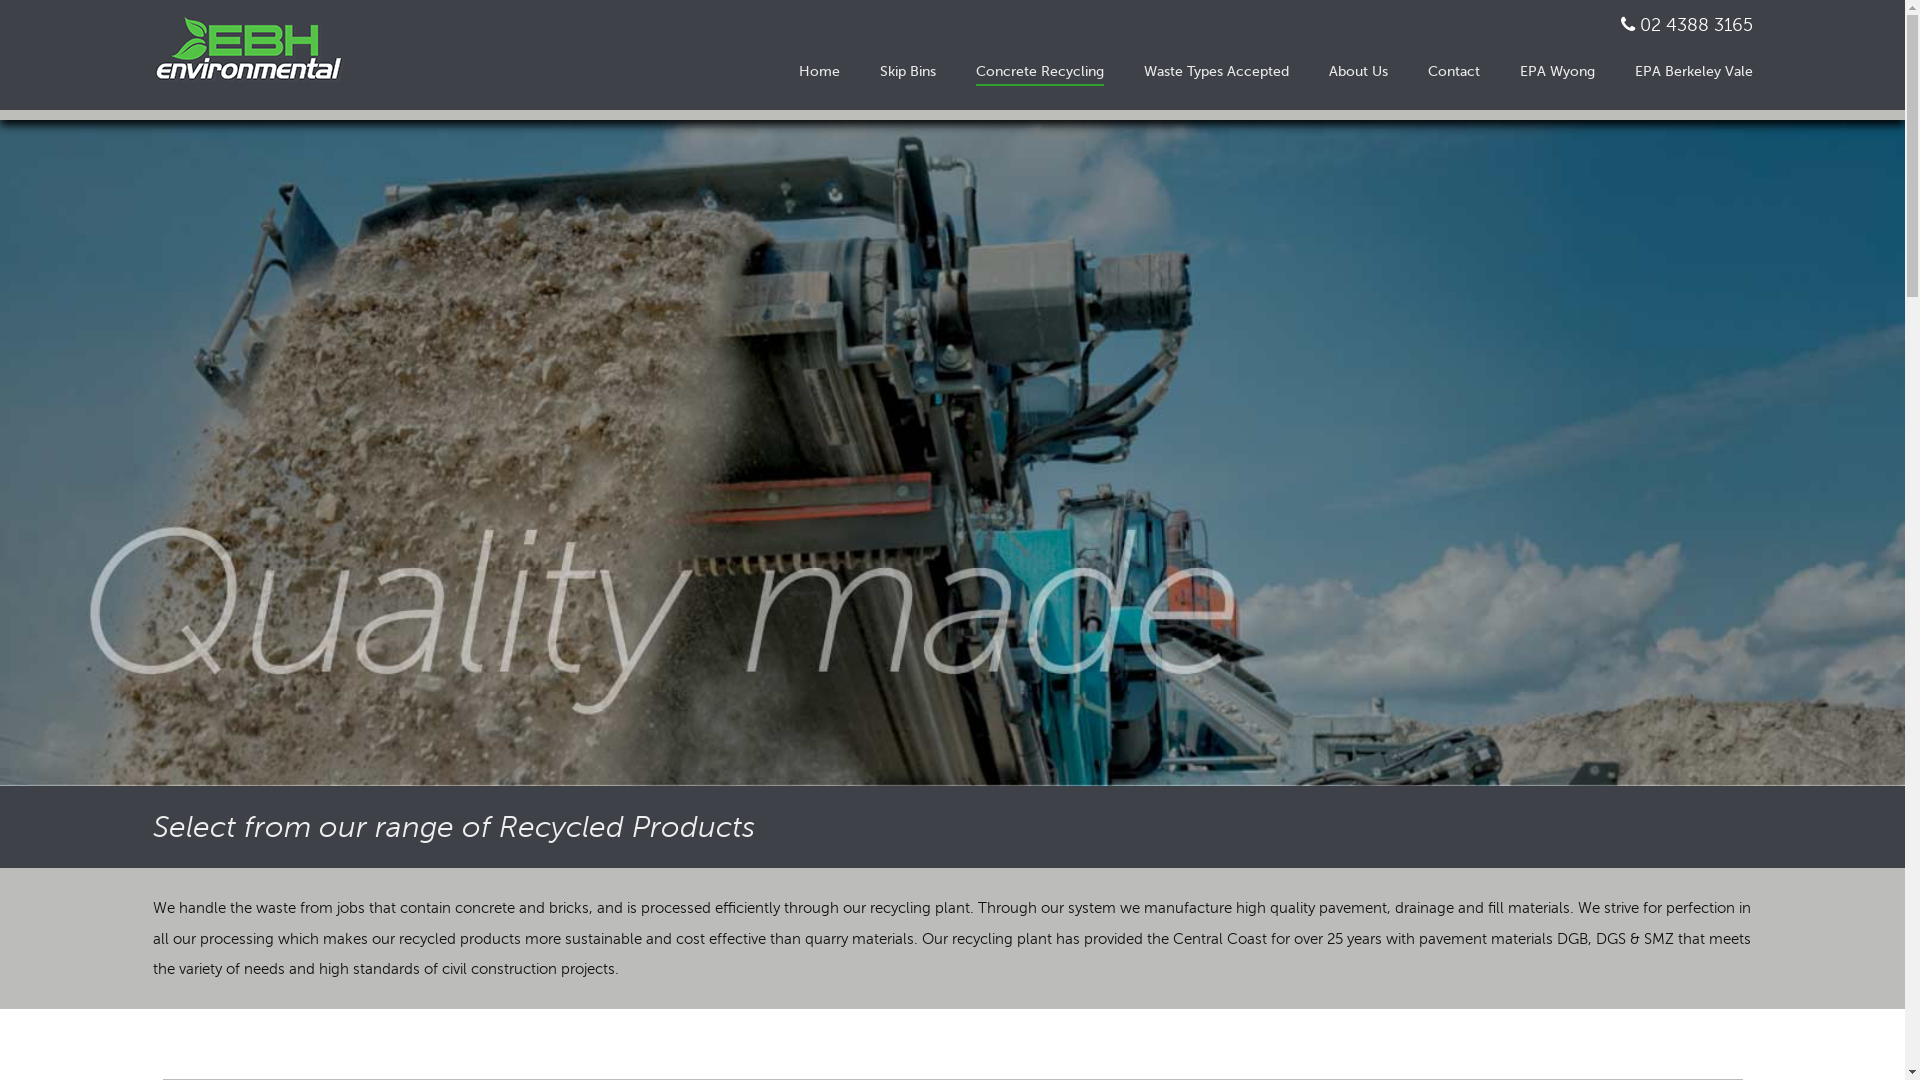 Image resolution: width=1920 pixels, height=1080 pixels. What do you see at coordinates (1427, 71) in the screenshot?
I see `'Contact'` at bounding box center [1427, 71].